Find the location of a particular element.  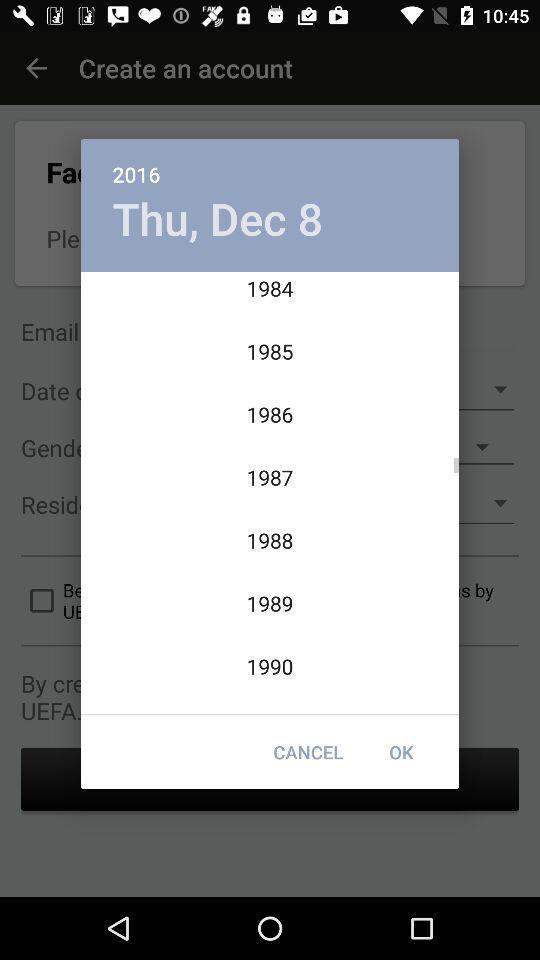

the thu, dec 8 is located at coordinates (216, 218).